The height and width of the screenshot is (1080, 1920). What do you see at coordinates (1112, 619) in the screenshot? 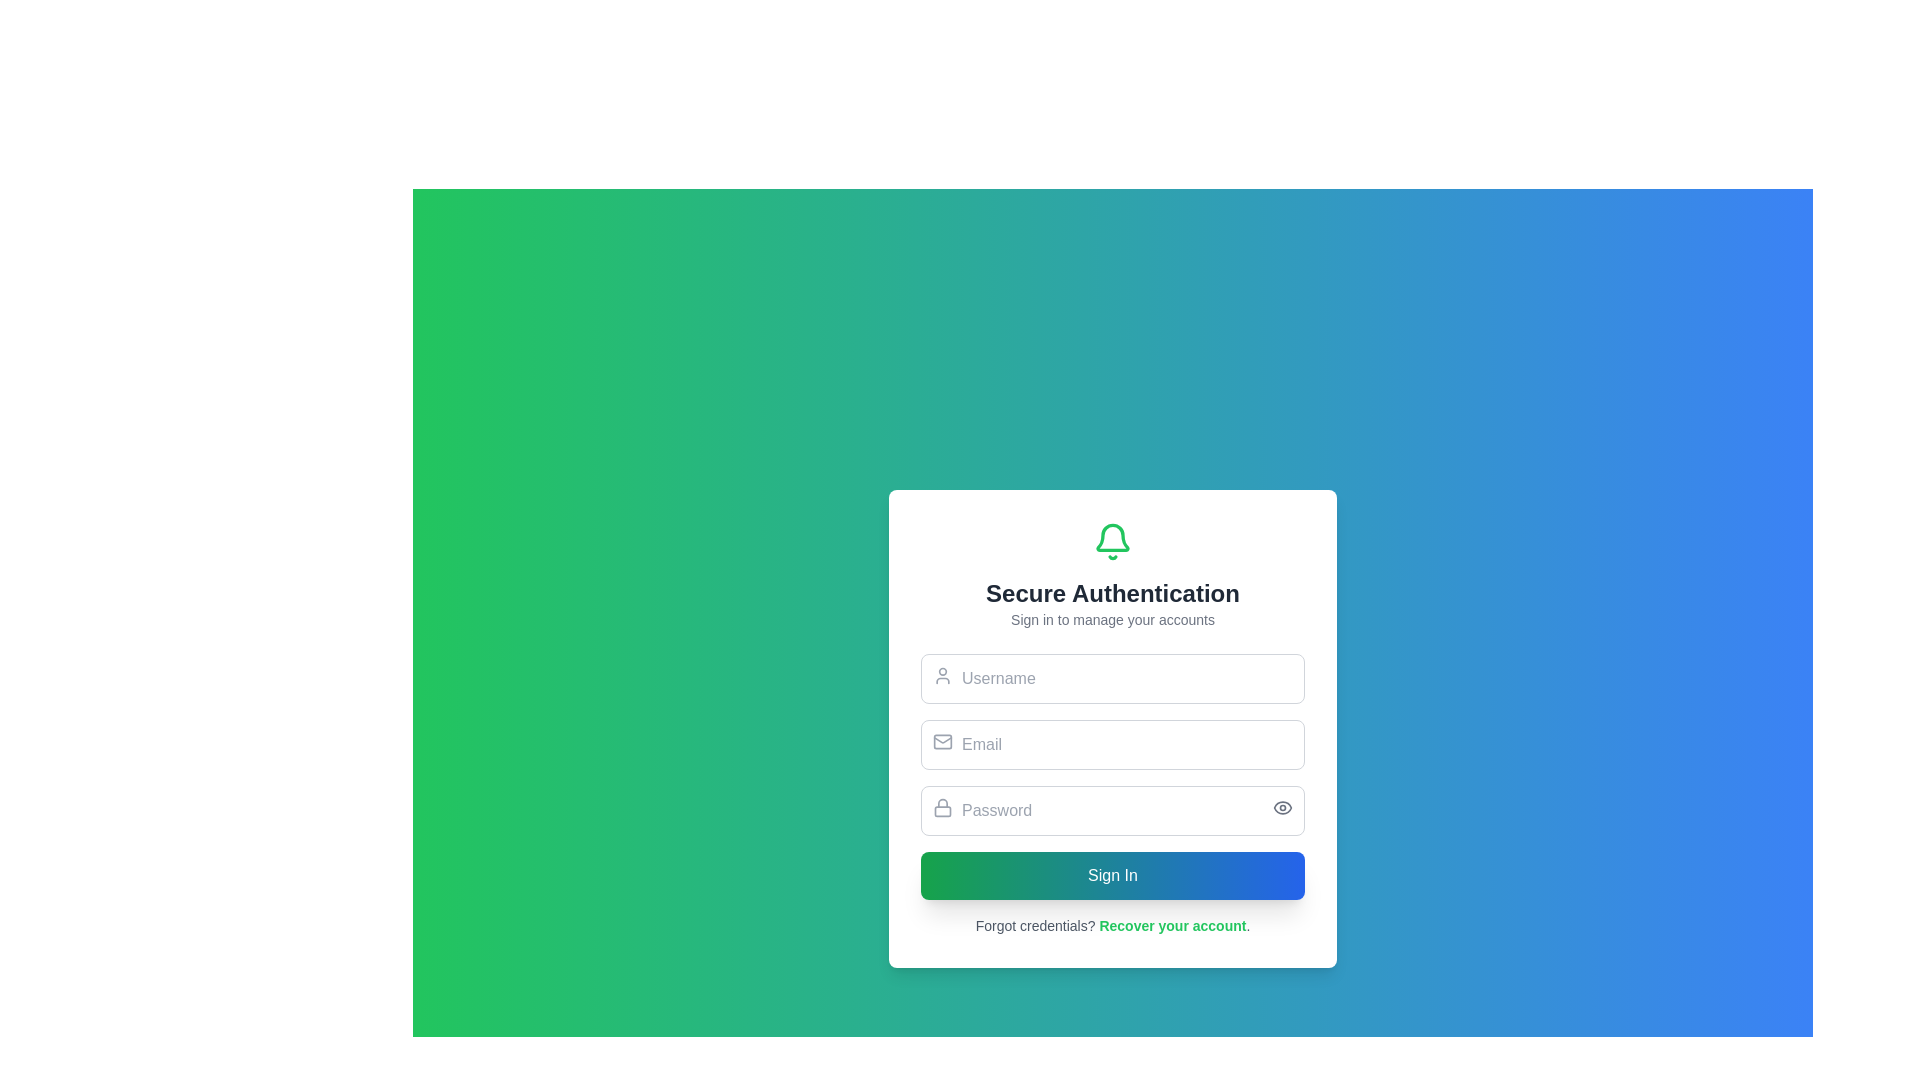
I see `the static text that provides supporting instructions for the sign-in process, located below 'Secure Authentication' and above the user credential input fields` at bounding box center [1112, 619].